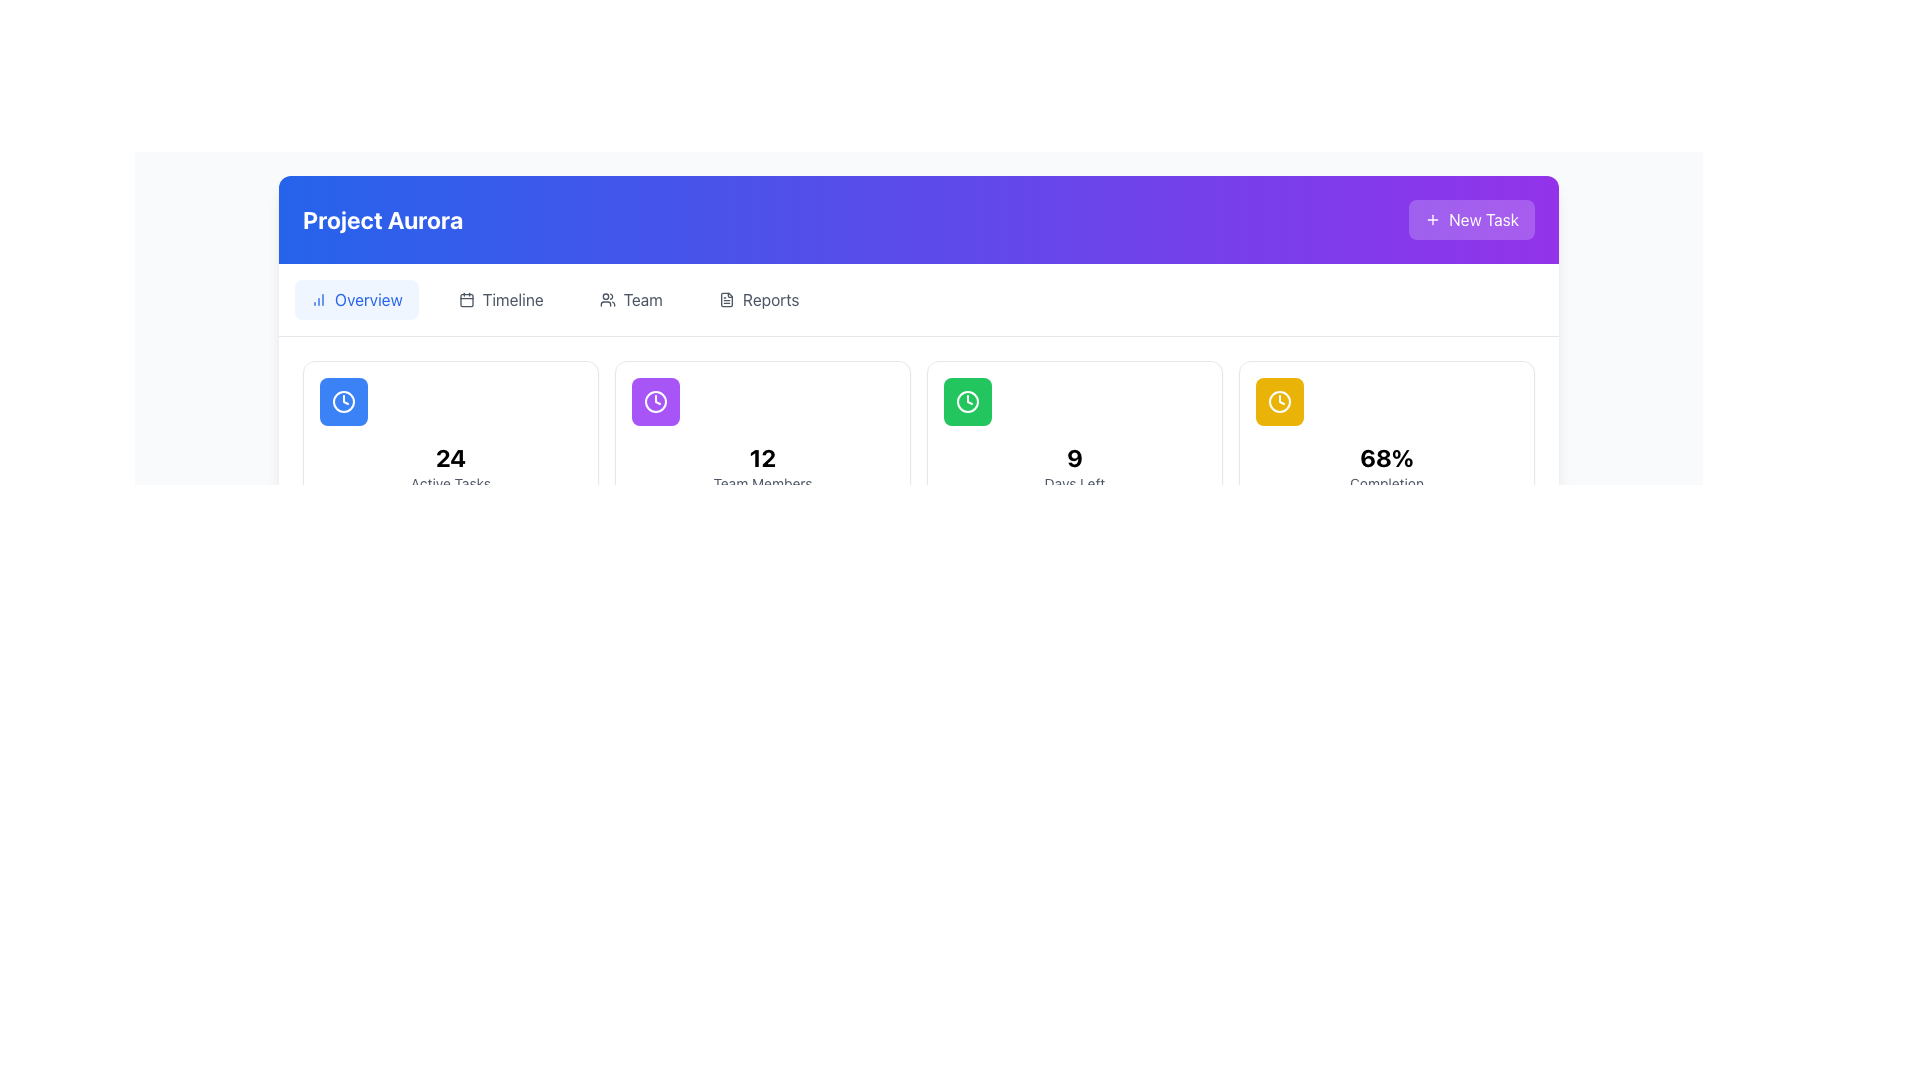 This screenshot has width=1920, height=1080. Describe the element at coordinates (465, 300) in the screenshot. I see `the small calendar icon located in the navigation bar adjacent to the text label 'Timeline'` at that location.